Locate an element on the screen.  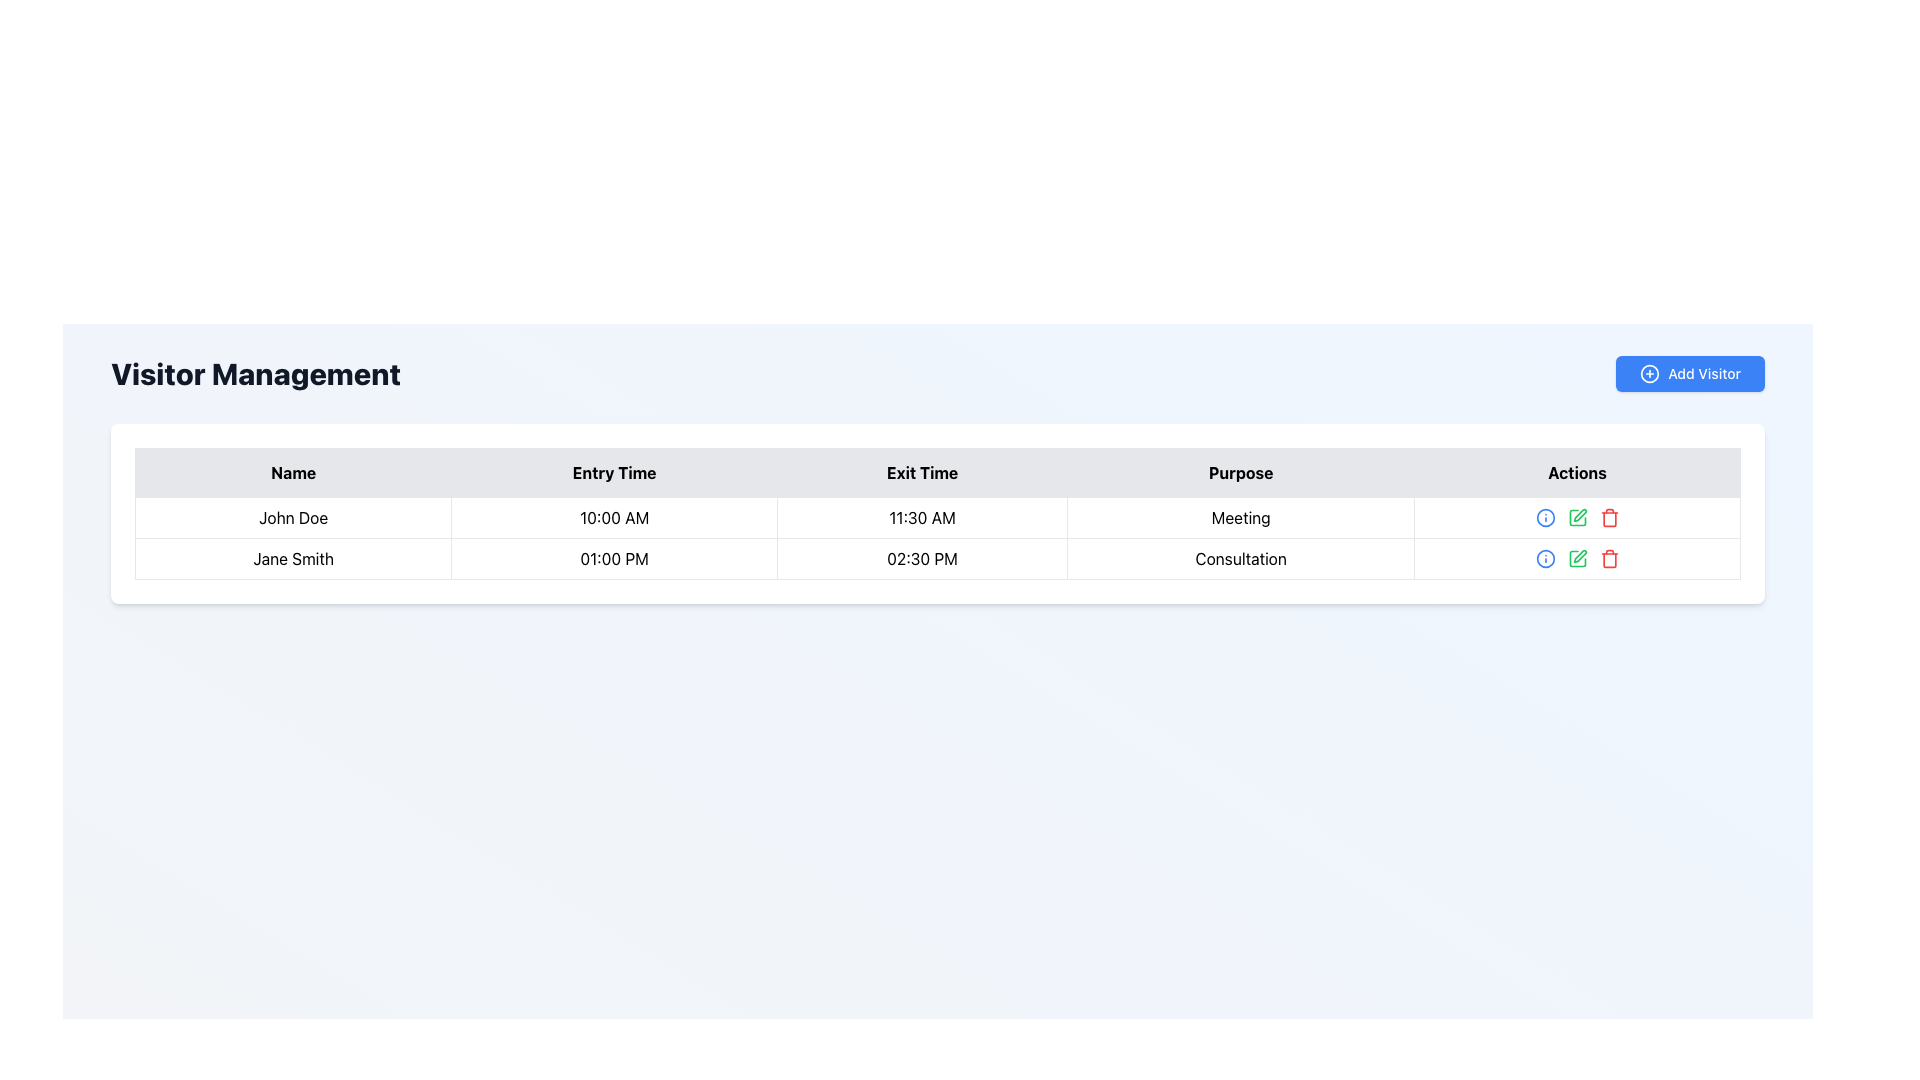
the specific icon in the Button Group for 'John Doe, Meeting' located in the 'Actions' column of the second row is located at coordinates (1576, 516).